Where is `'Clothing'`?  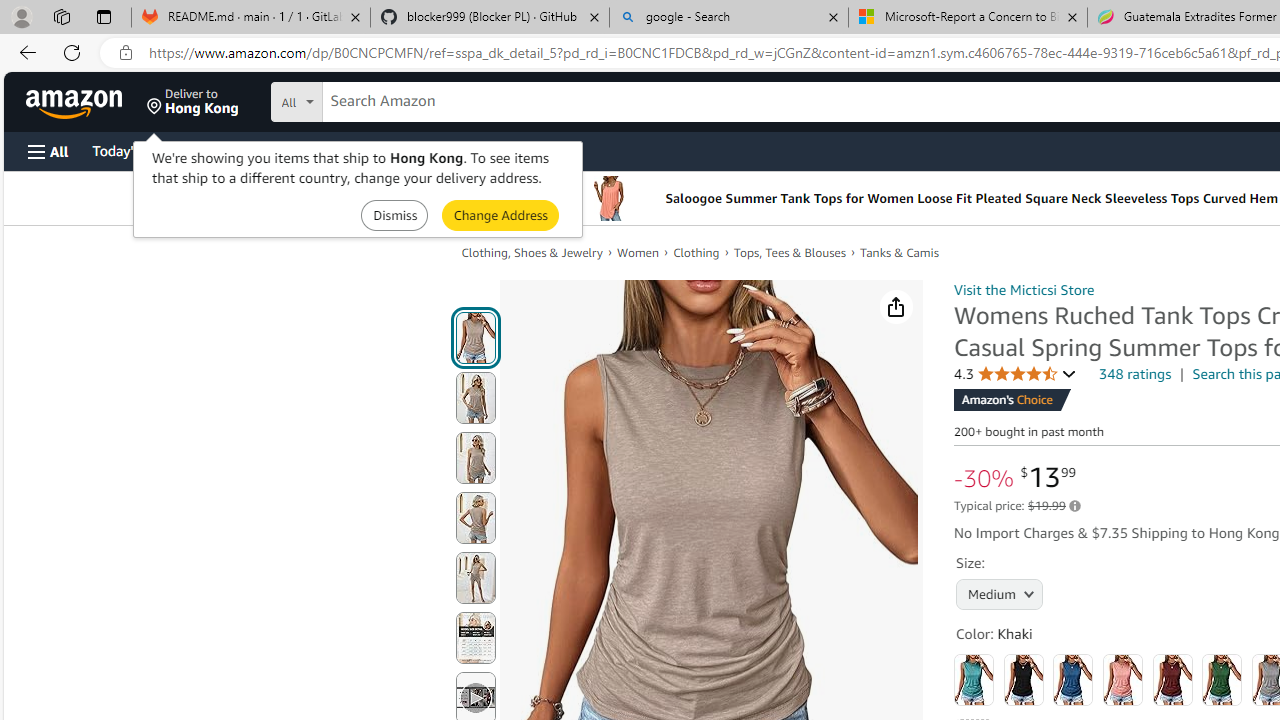
'Clothing' is located at coordinates (696, 252).